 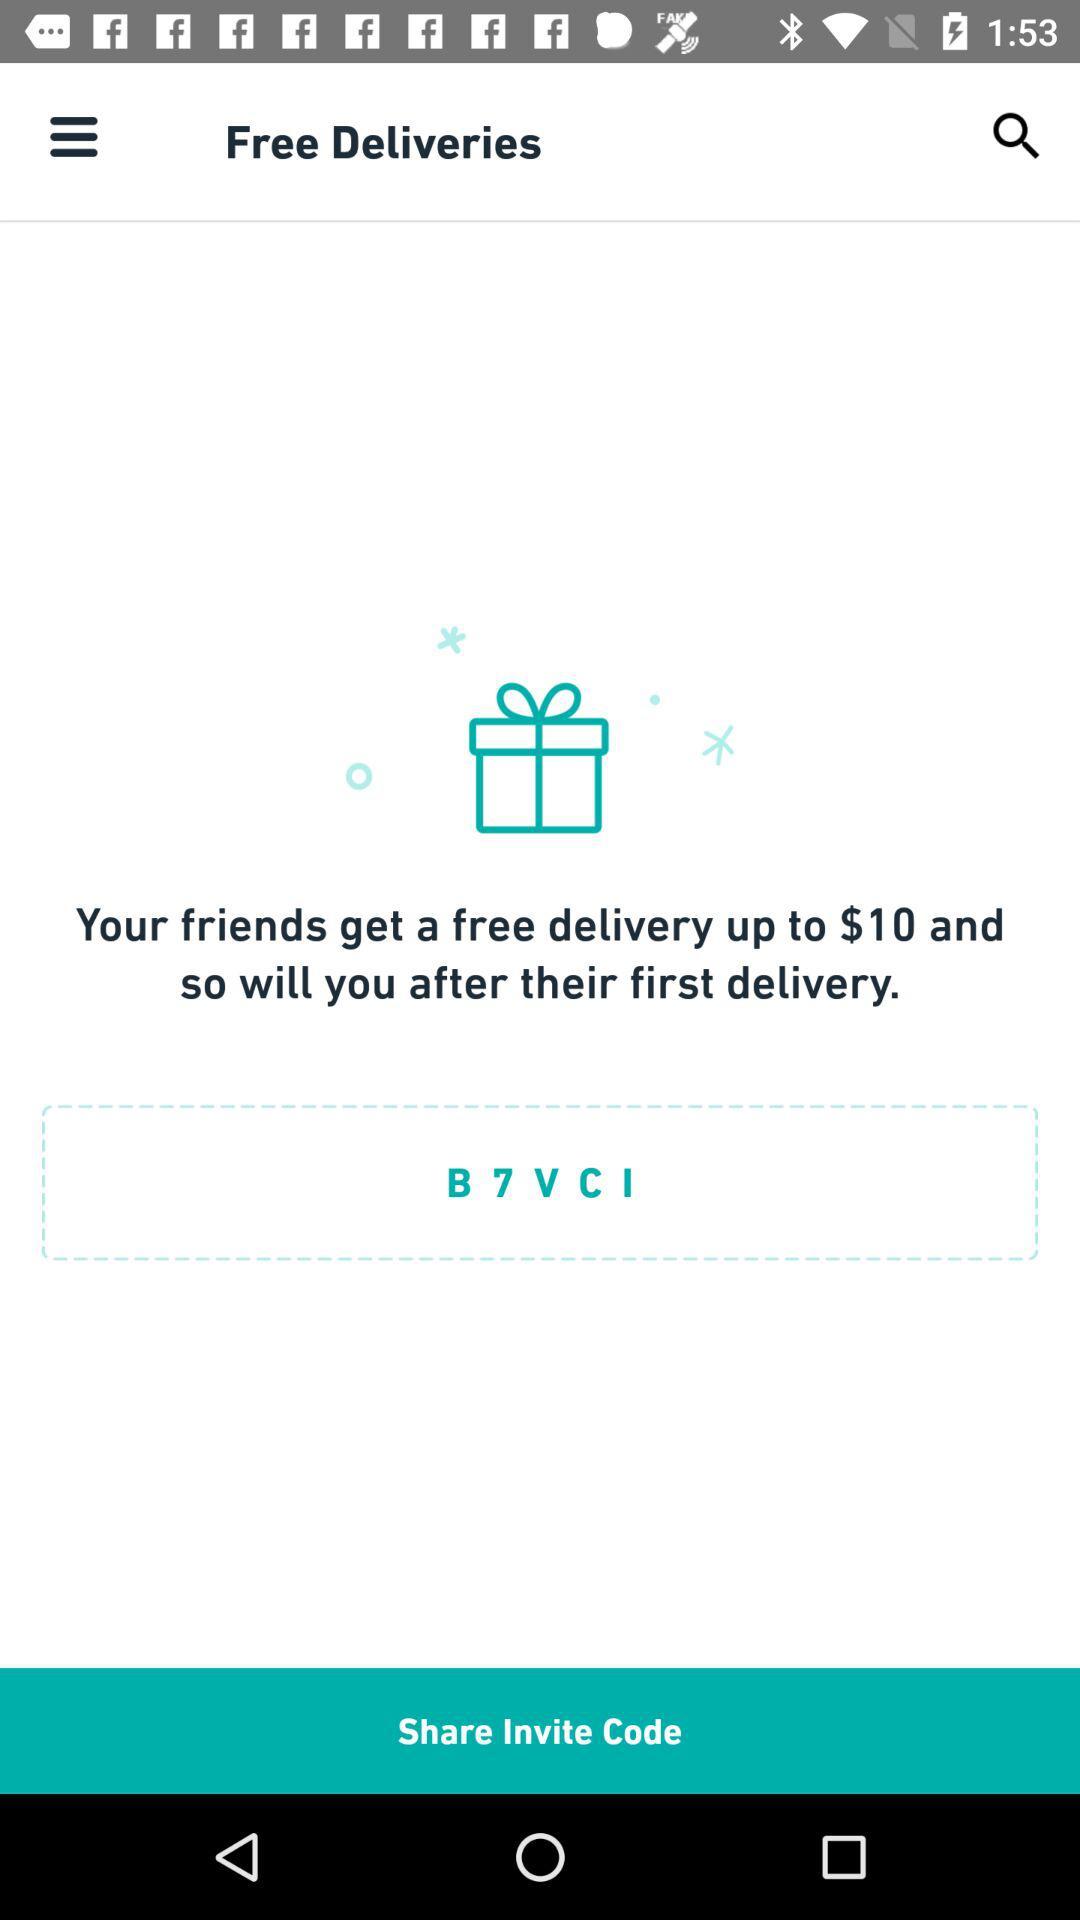 I want to click on item to the right of the free deliveries item, so click(x=1017, y=135).